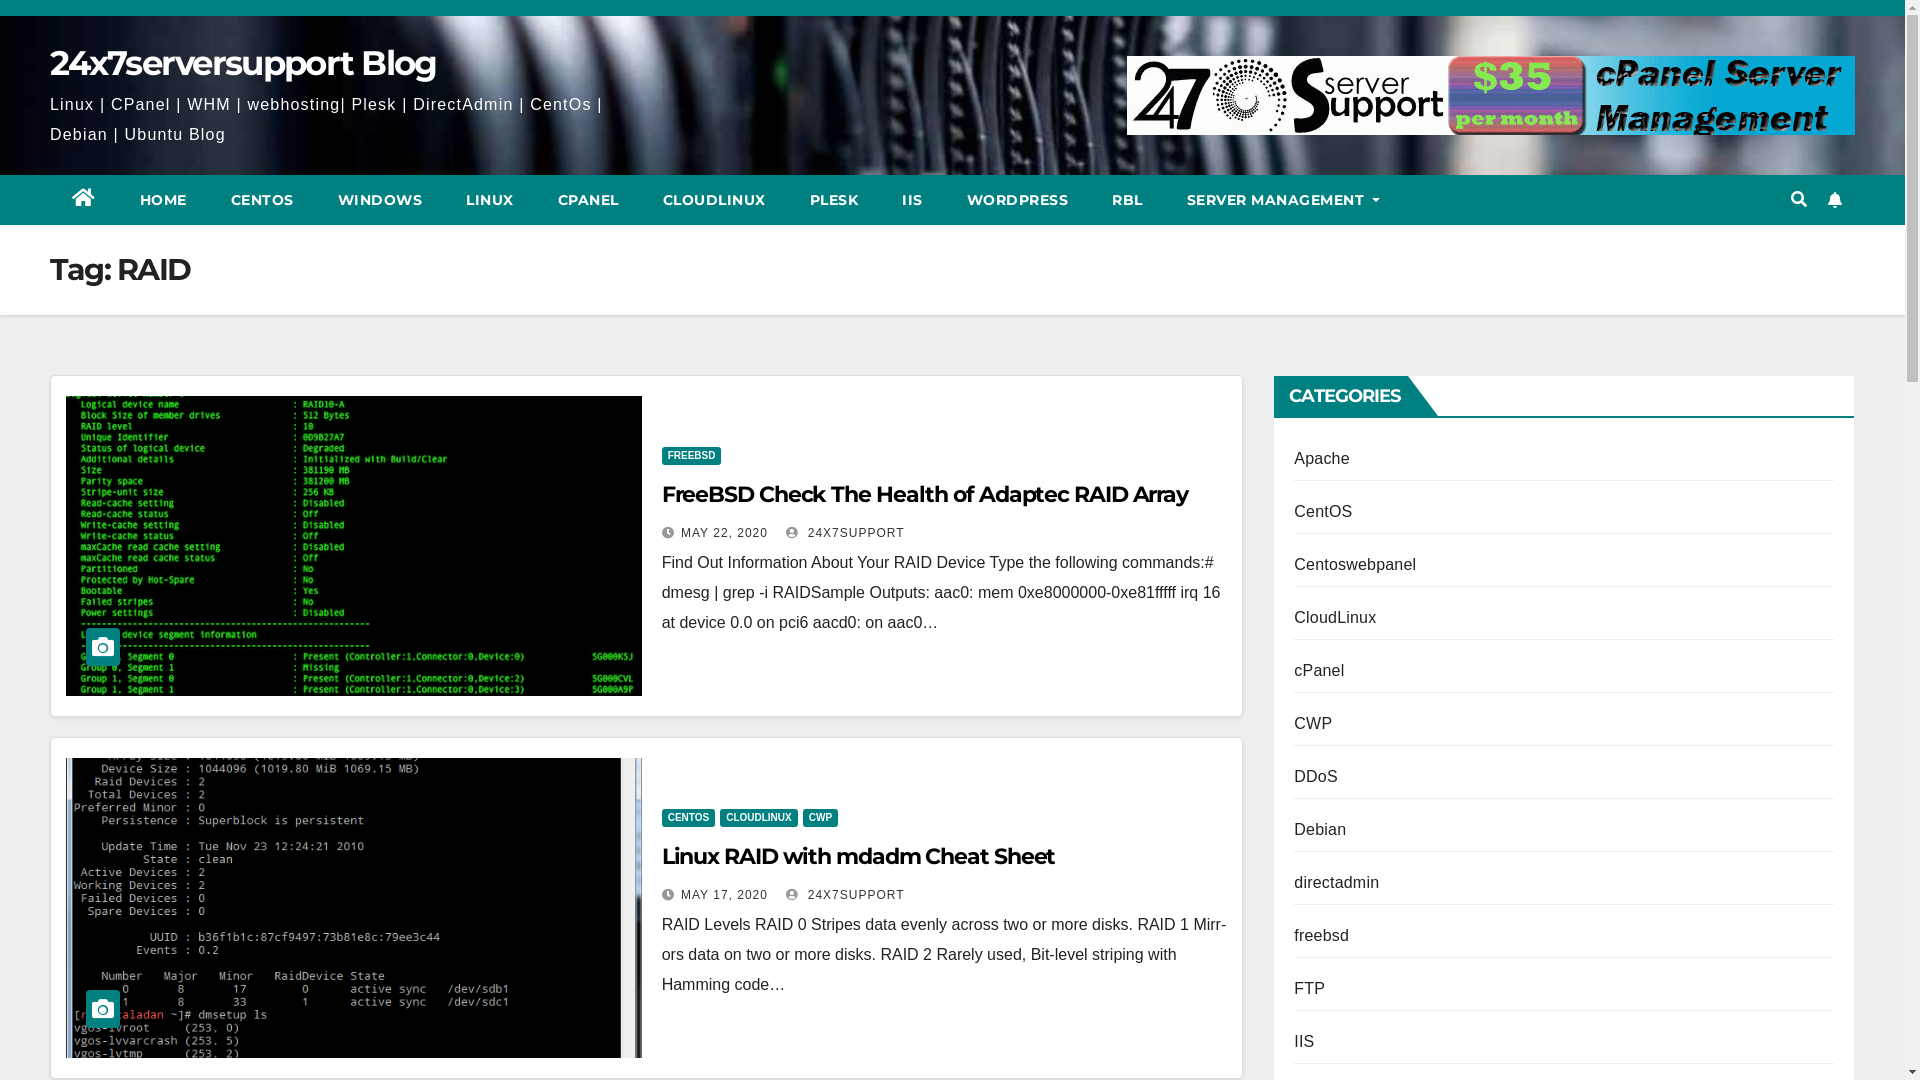 The width and height of the screenshot is (1920, 1080). I want to click on 'CLOUDLINUX', so click(757, 817).